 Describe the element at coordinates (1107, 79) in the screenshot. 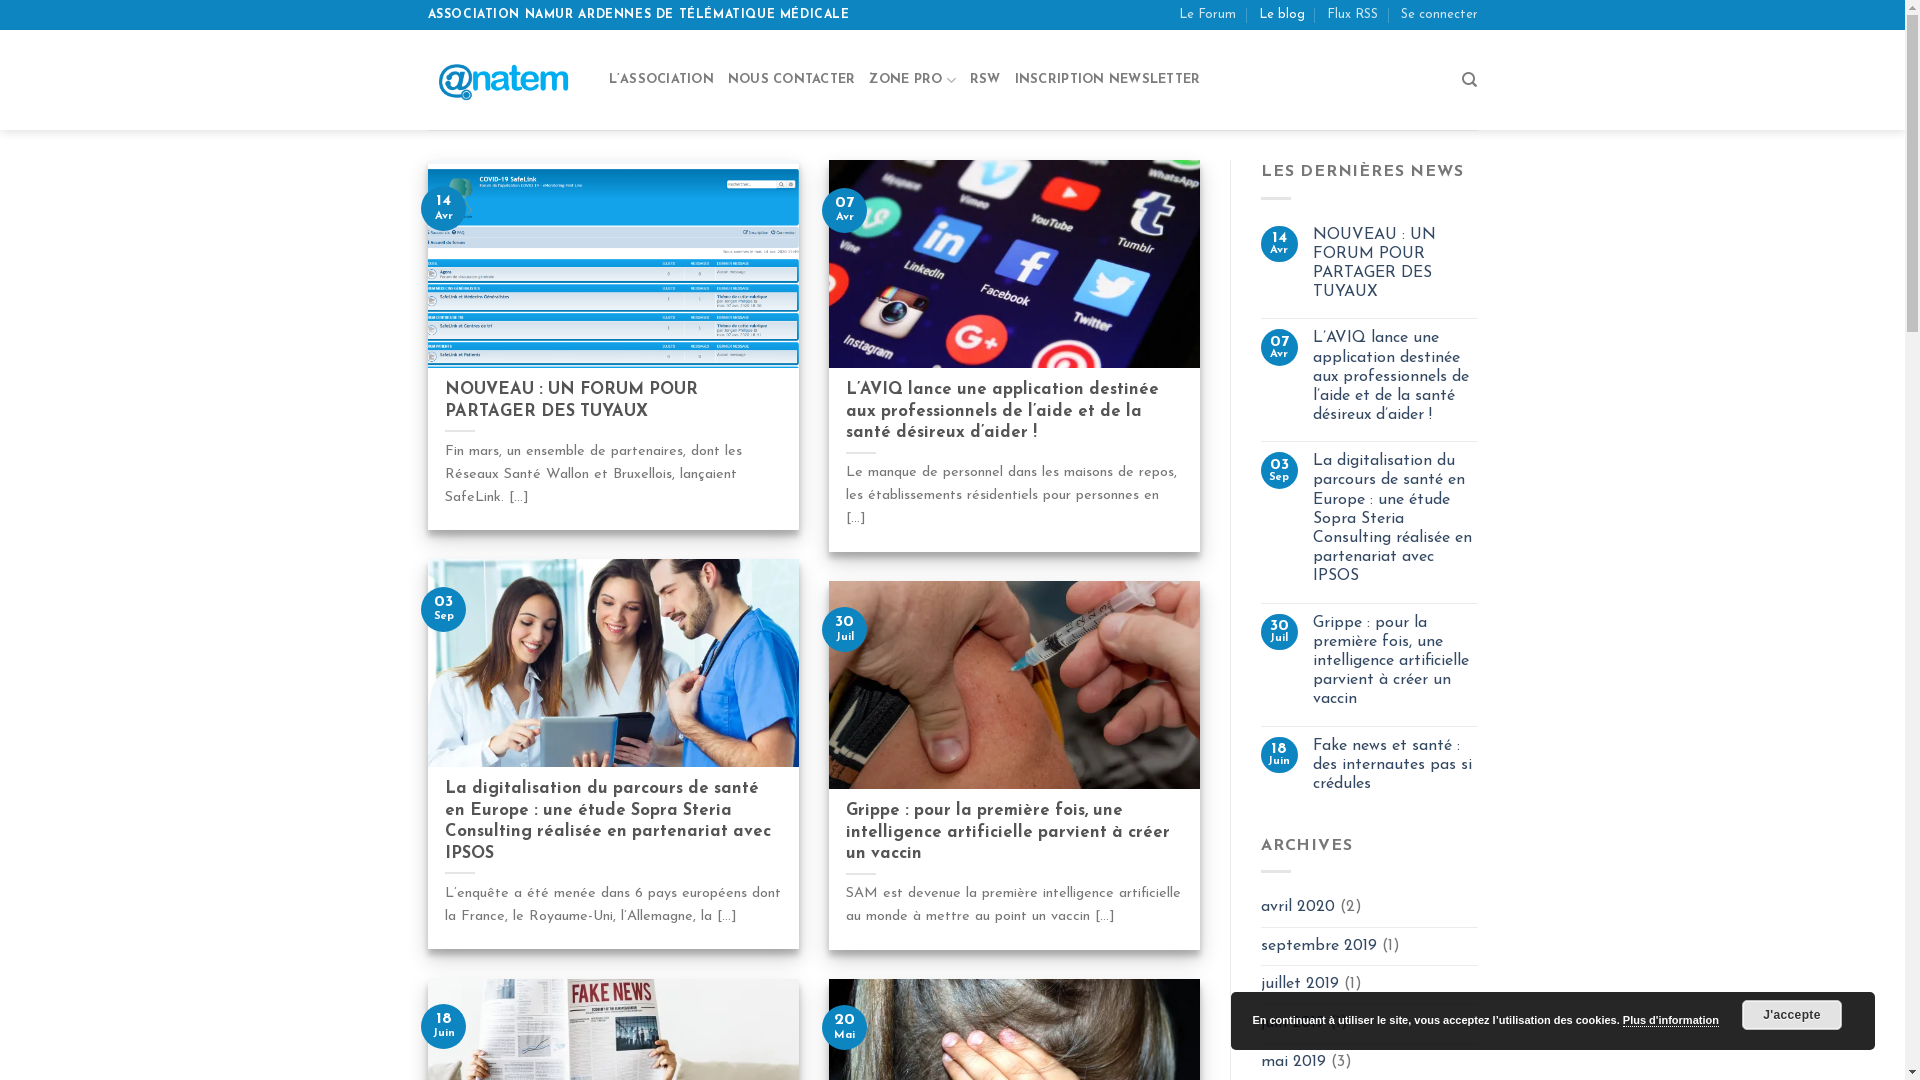

I see `'INSCRIPTION NEWSLETTER'` at that location.